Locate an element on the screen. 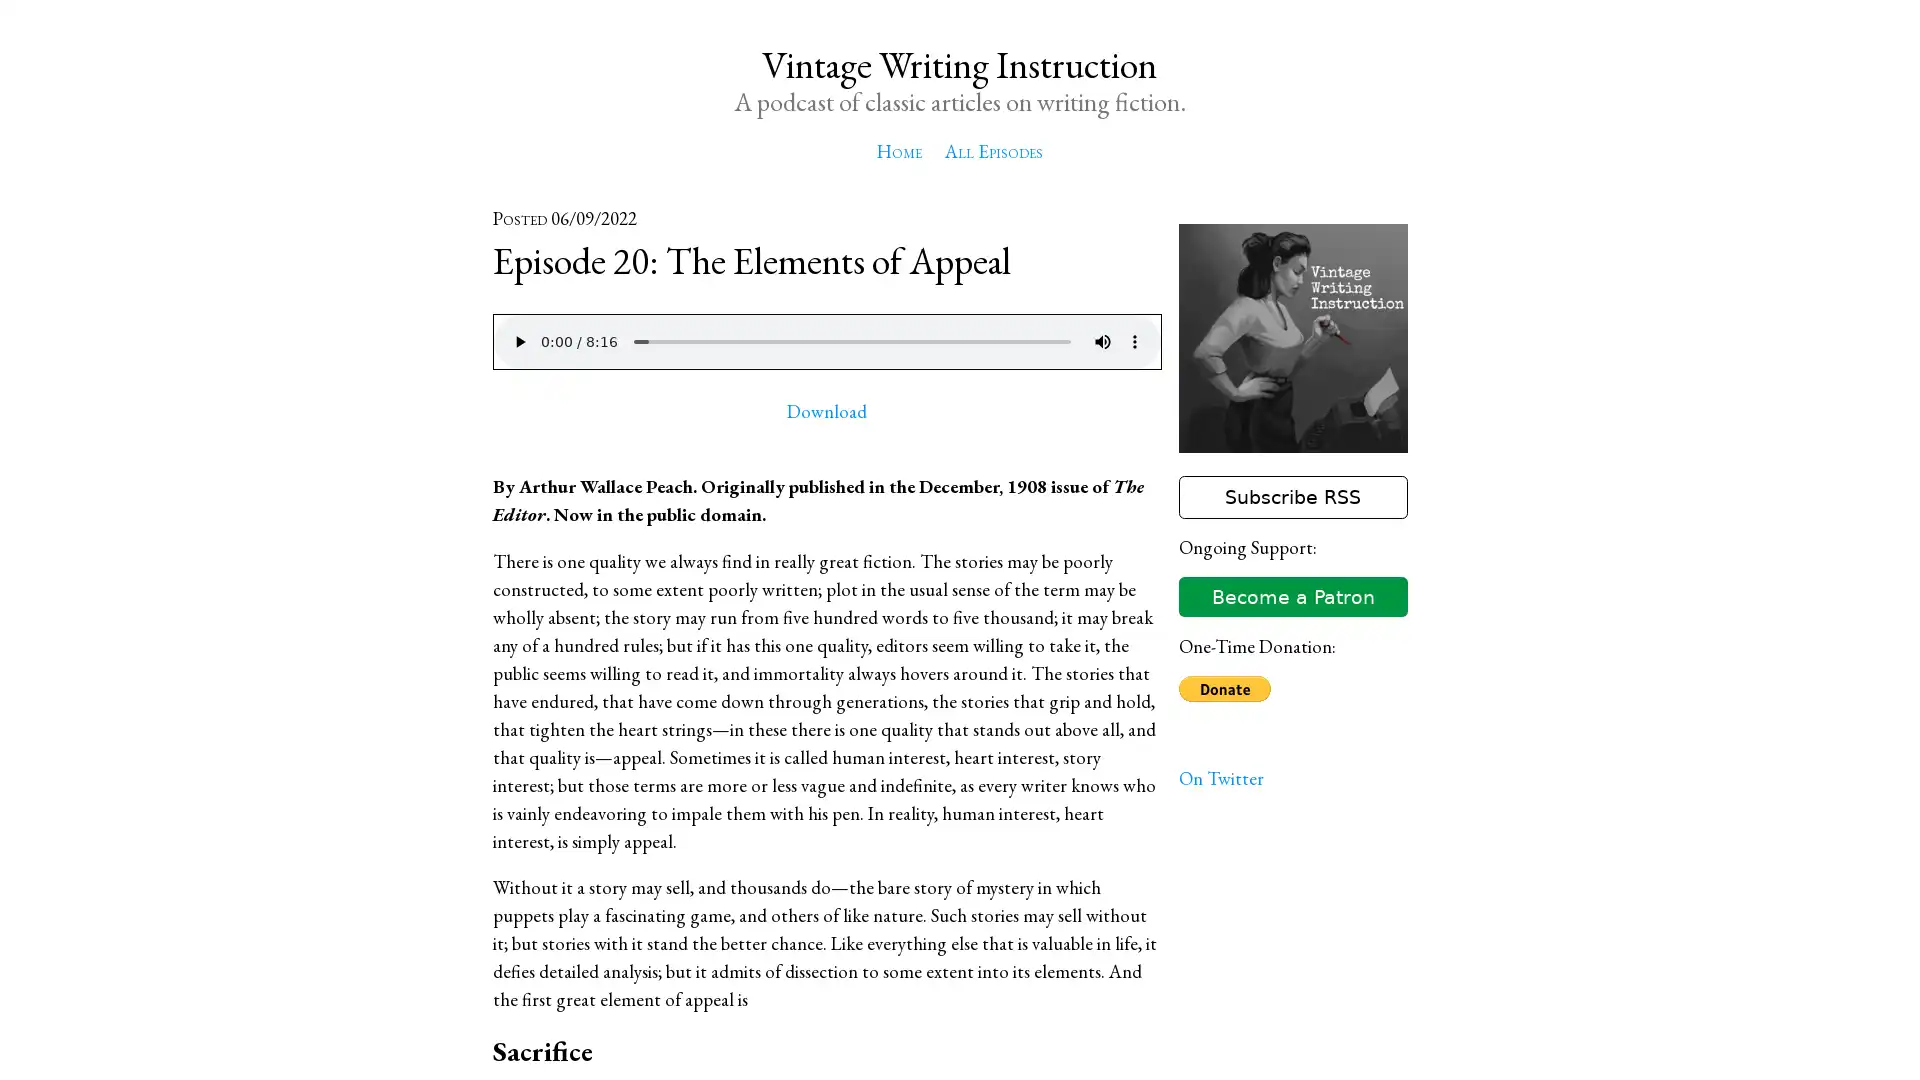 This screenshot has height=1080, width=1920. show more media controls is located at coordinates (1133, 341).